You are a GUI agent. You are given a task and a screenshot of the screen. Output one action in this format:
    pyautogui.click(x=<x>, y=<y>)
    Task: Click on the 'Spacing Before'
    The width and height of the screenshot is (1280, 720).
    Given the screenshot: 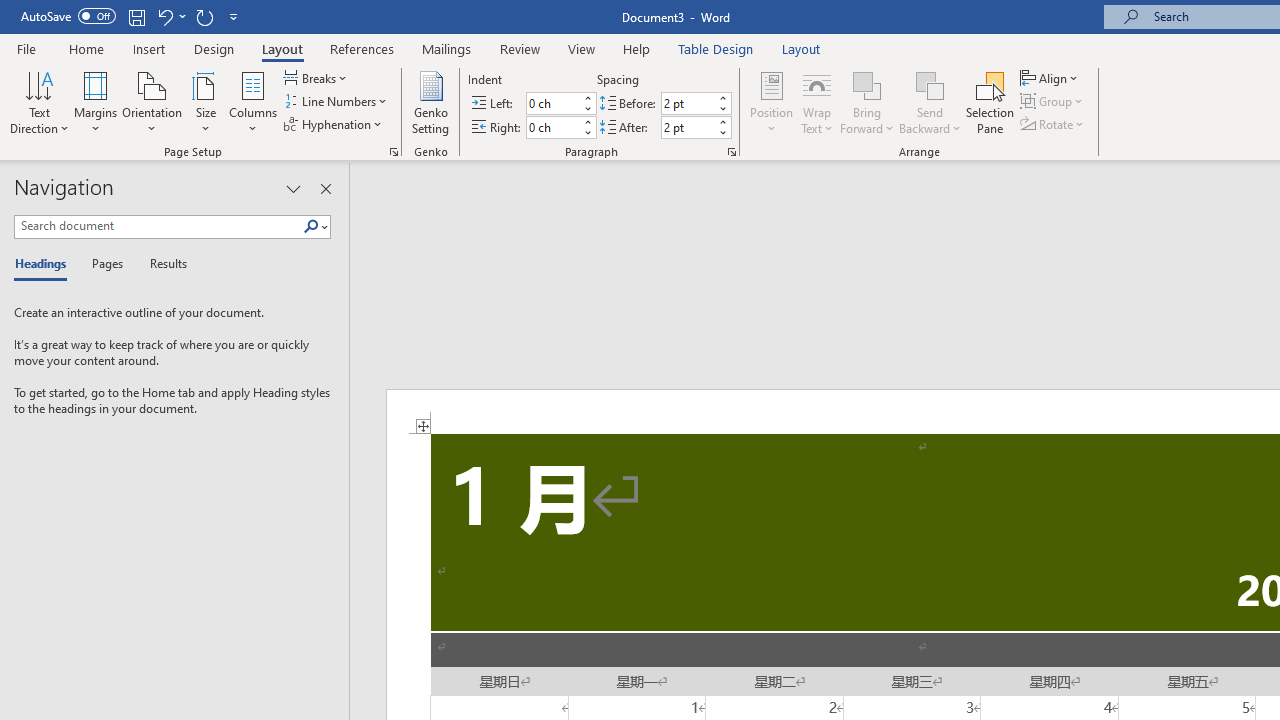 What is the action you would take?
    pyautogui.click(x=688, y=103)
    